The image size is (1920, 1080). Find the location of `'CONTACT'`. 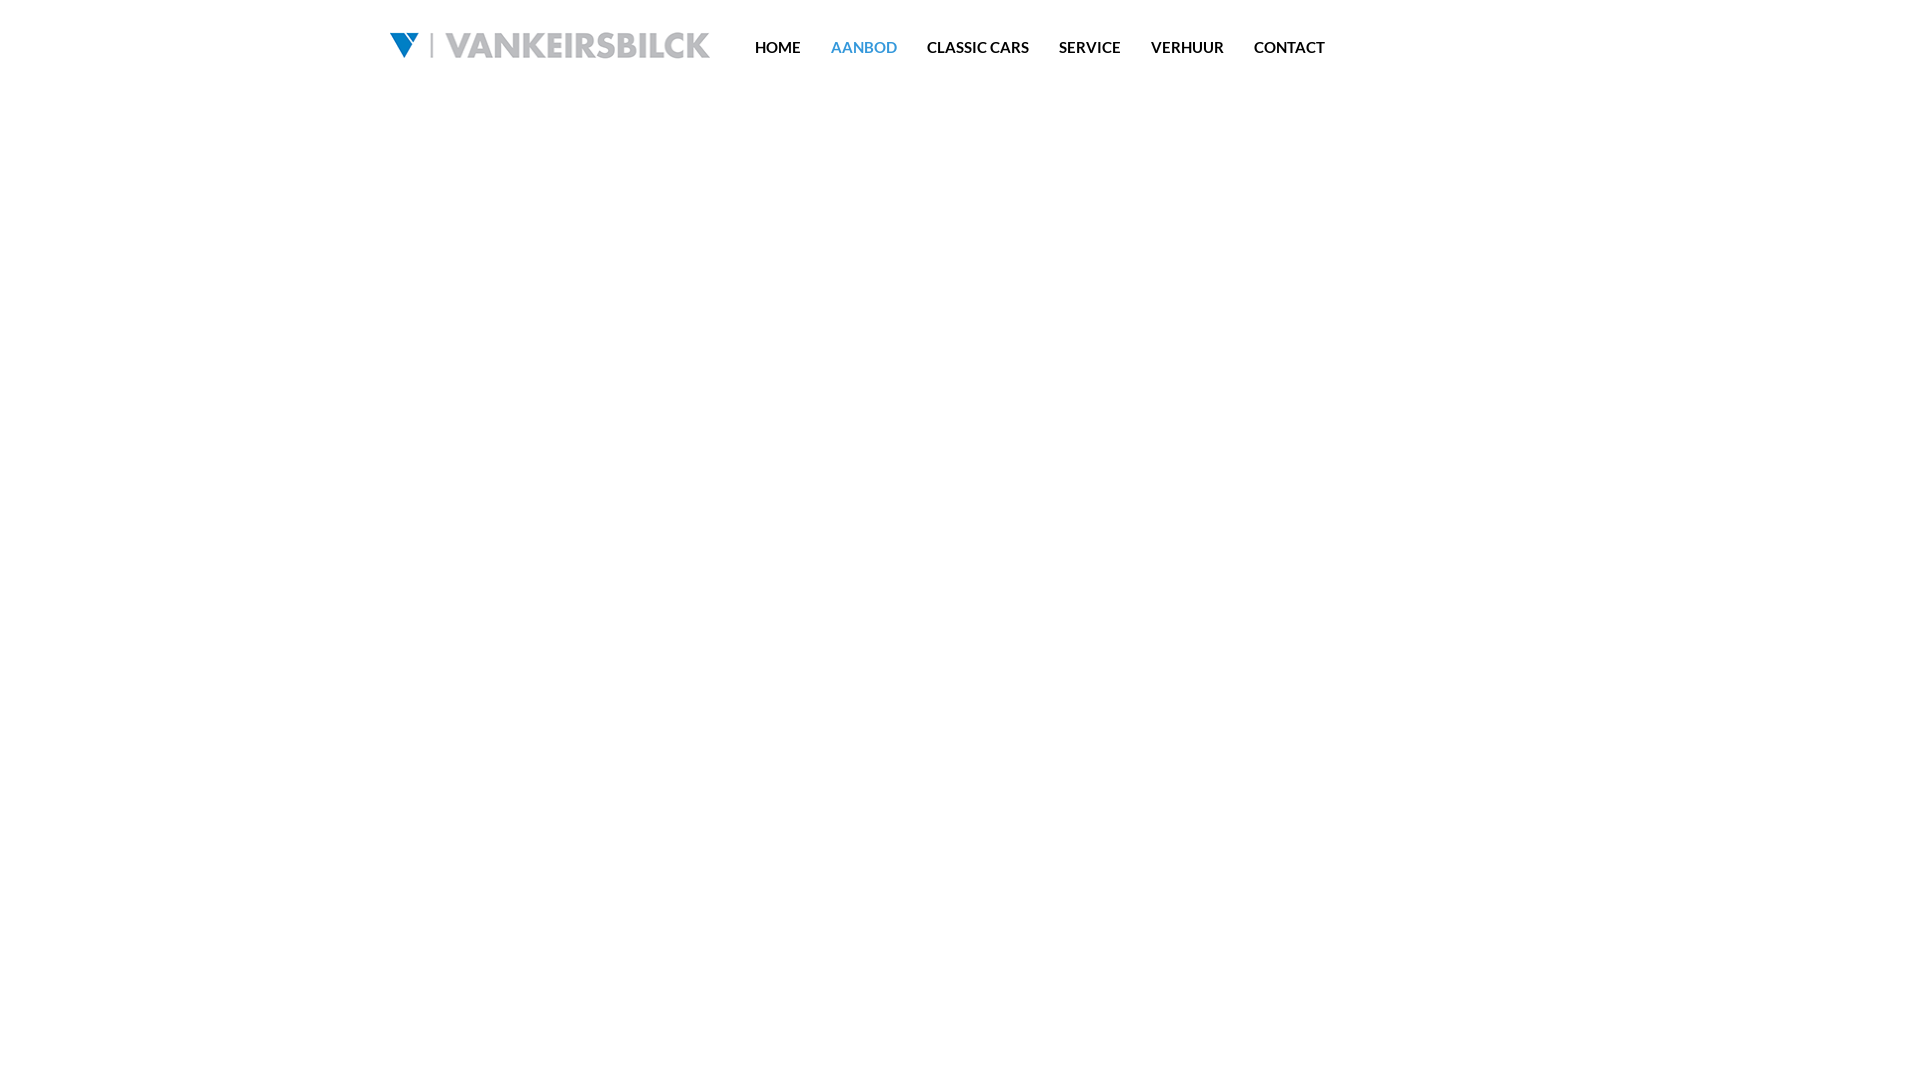

'CONTACT' is located at coordinates (1289, 45).